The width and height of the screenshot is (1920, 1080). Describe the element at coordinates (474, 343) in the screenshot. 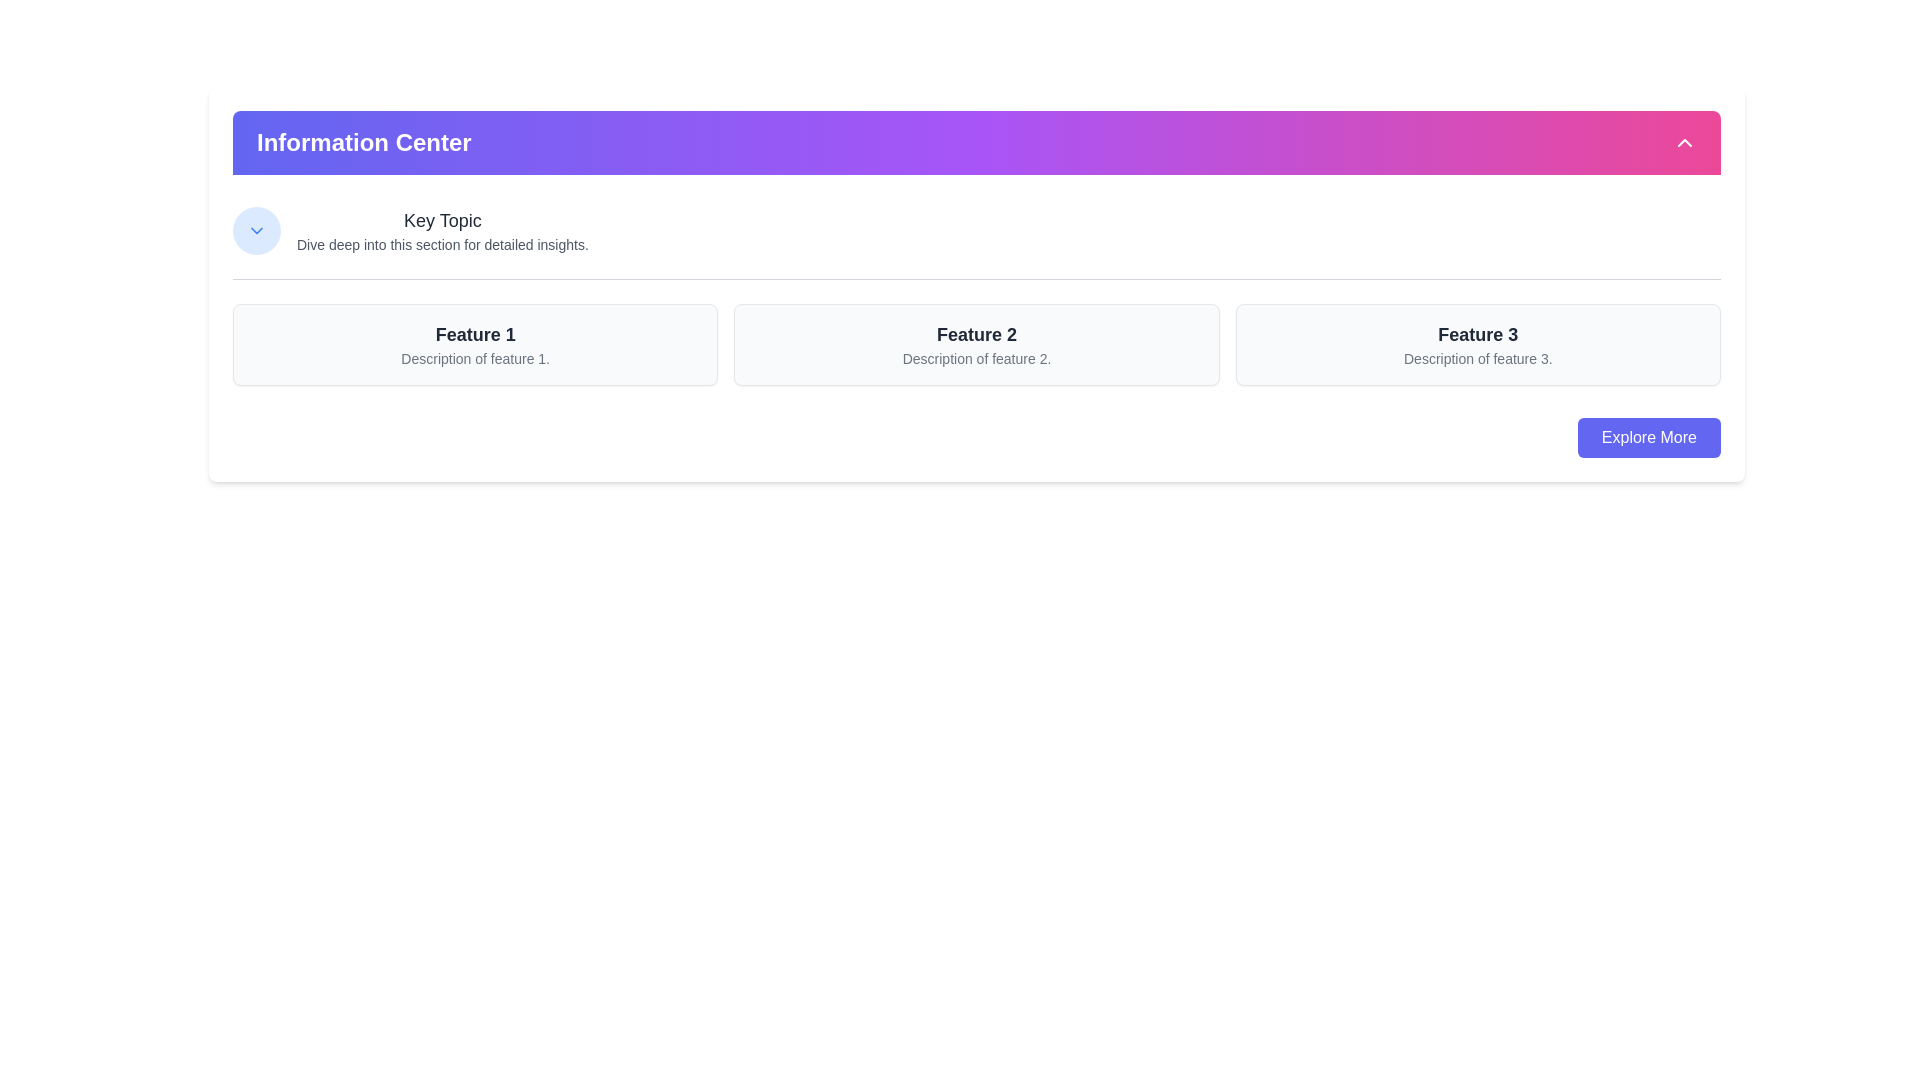

I see `the Informative card labeled 'Feature 1' which is located in the first column of the grid layout, below the title 'Information Center' and subtitle 'Key Topic'` at that location.